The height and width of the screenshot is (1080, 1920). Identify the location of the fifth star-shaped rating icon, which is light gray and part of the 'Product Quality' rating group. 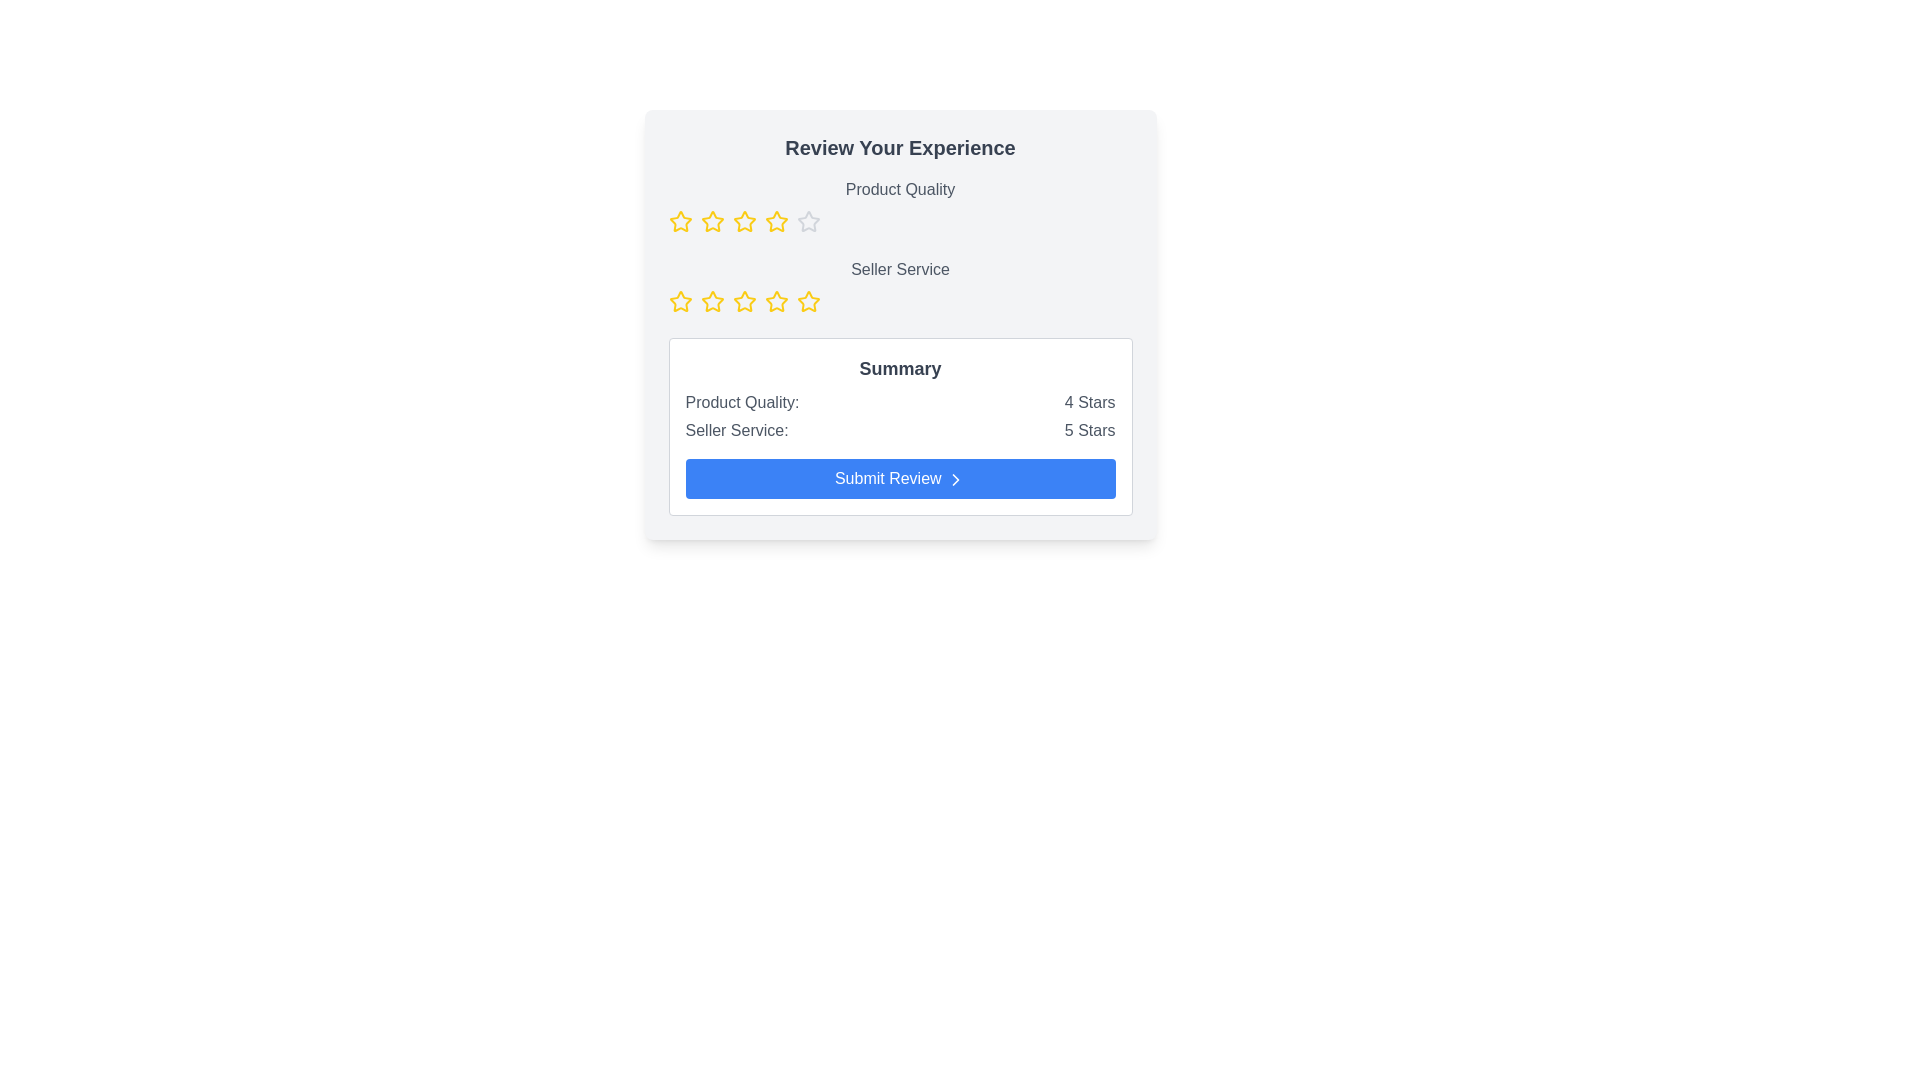
(808, 222).